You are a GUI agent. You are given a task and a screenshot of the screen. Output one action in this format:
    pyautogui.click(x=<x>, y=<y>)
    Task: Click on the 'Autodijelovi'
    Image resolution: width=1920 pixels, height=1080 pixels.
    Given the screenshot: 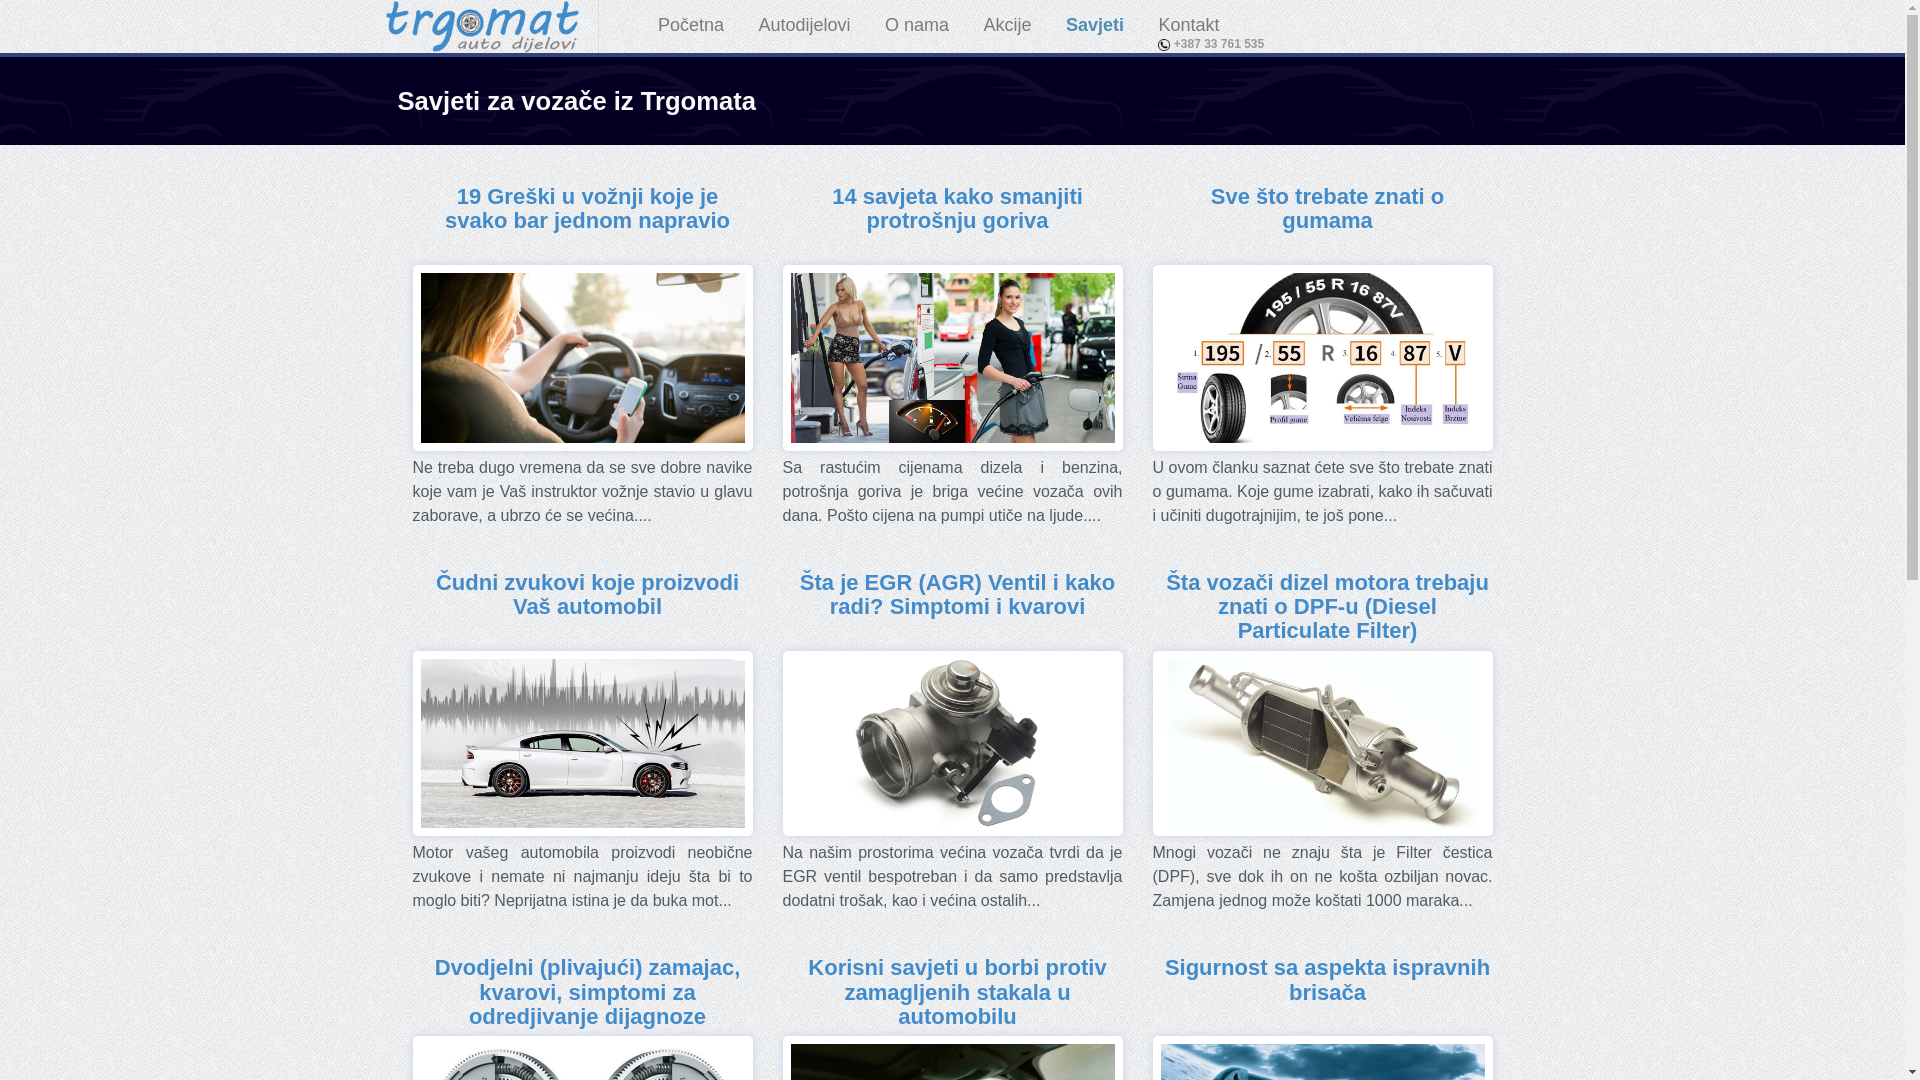 What is the action you would take?
    pyautogui.click(x=803, y=25)
    